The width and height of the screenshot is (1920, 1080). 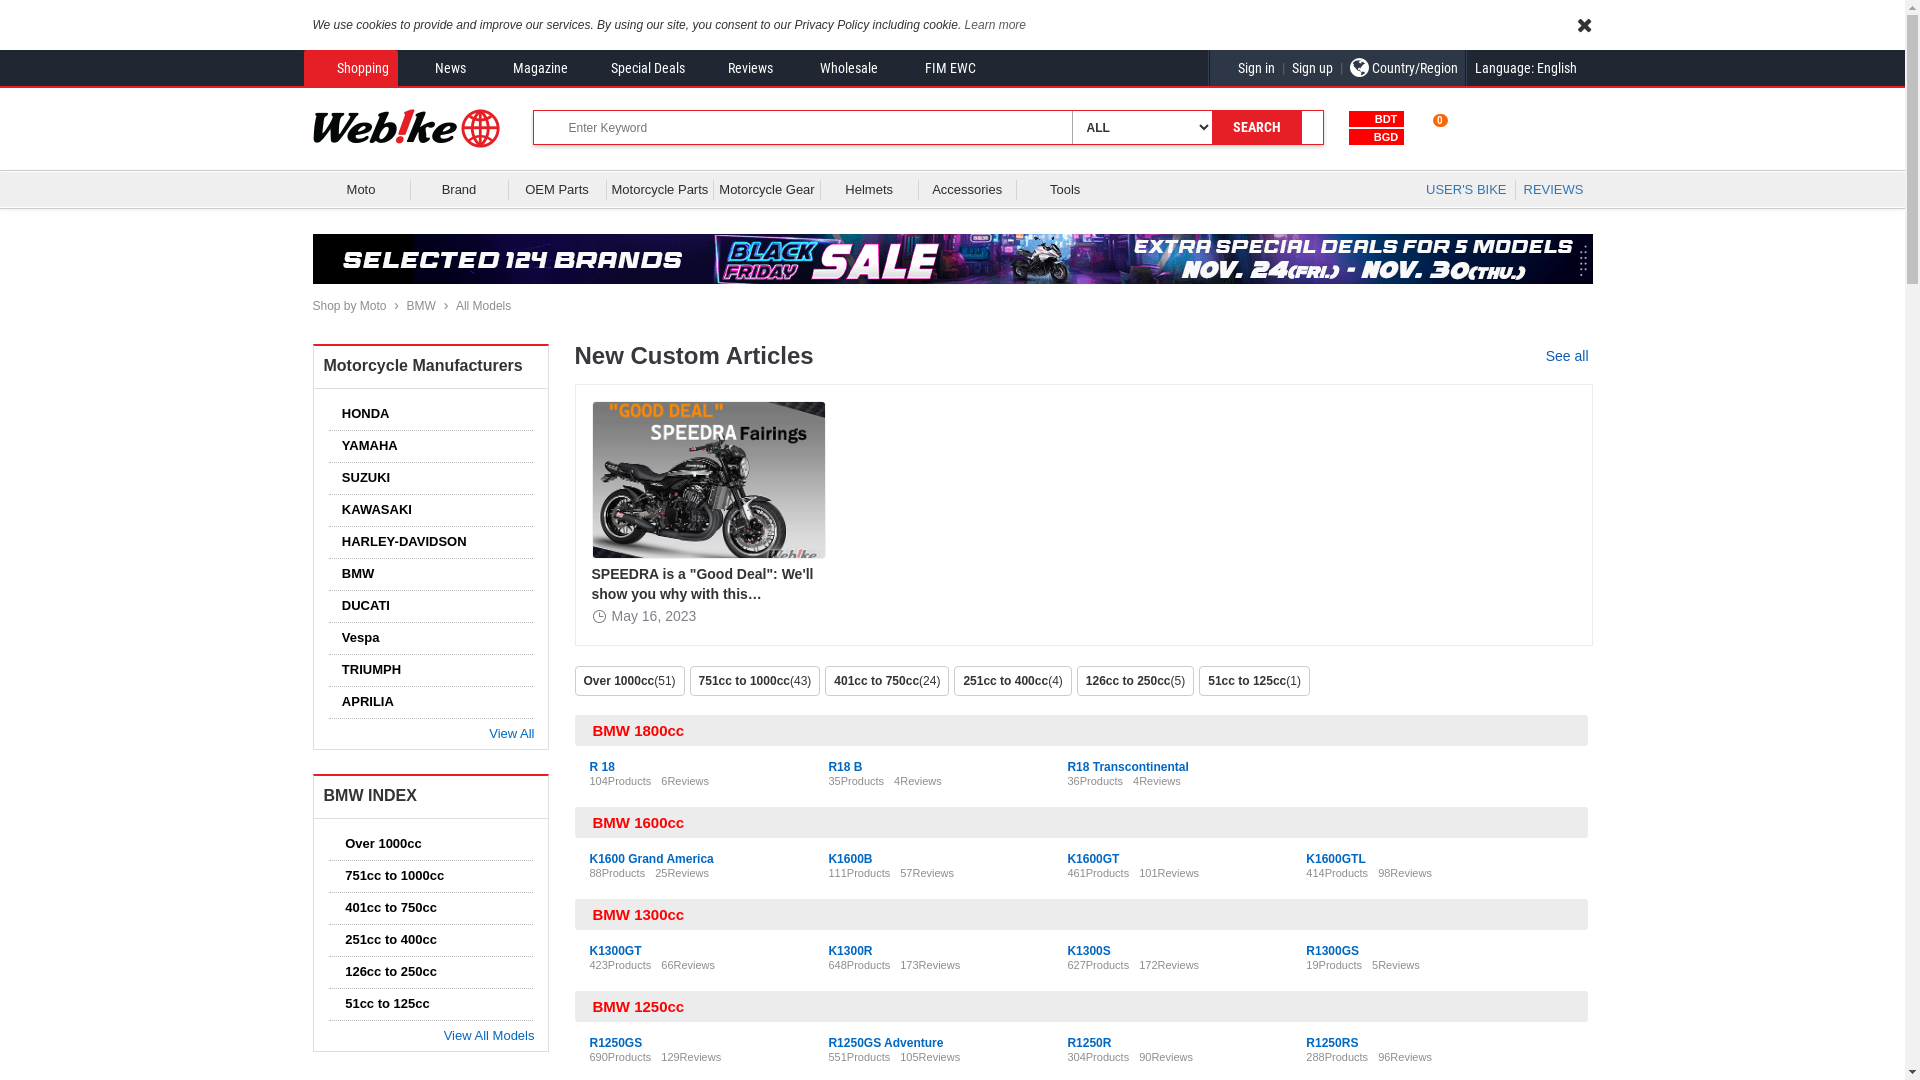 What do you see at coordinates (844, 766) in the screenshot?
I see `'R18 B'` at bounding box center [844, 766].